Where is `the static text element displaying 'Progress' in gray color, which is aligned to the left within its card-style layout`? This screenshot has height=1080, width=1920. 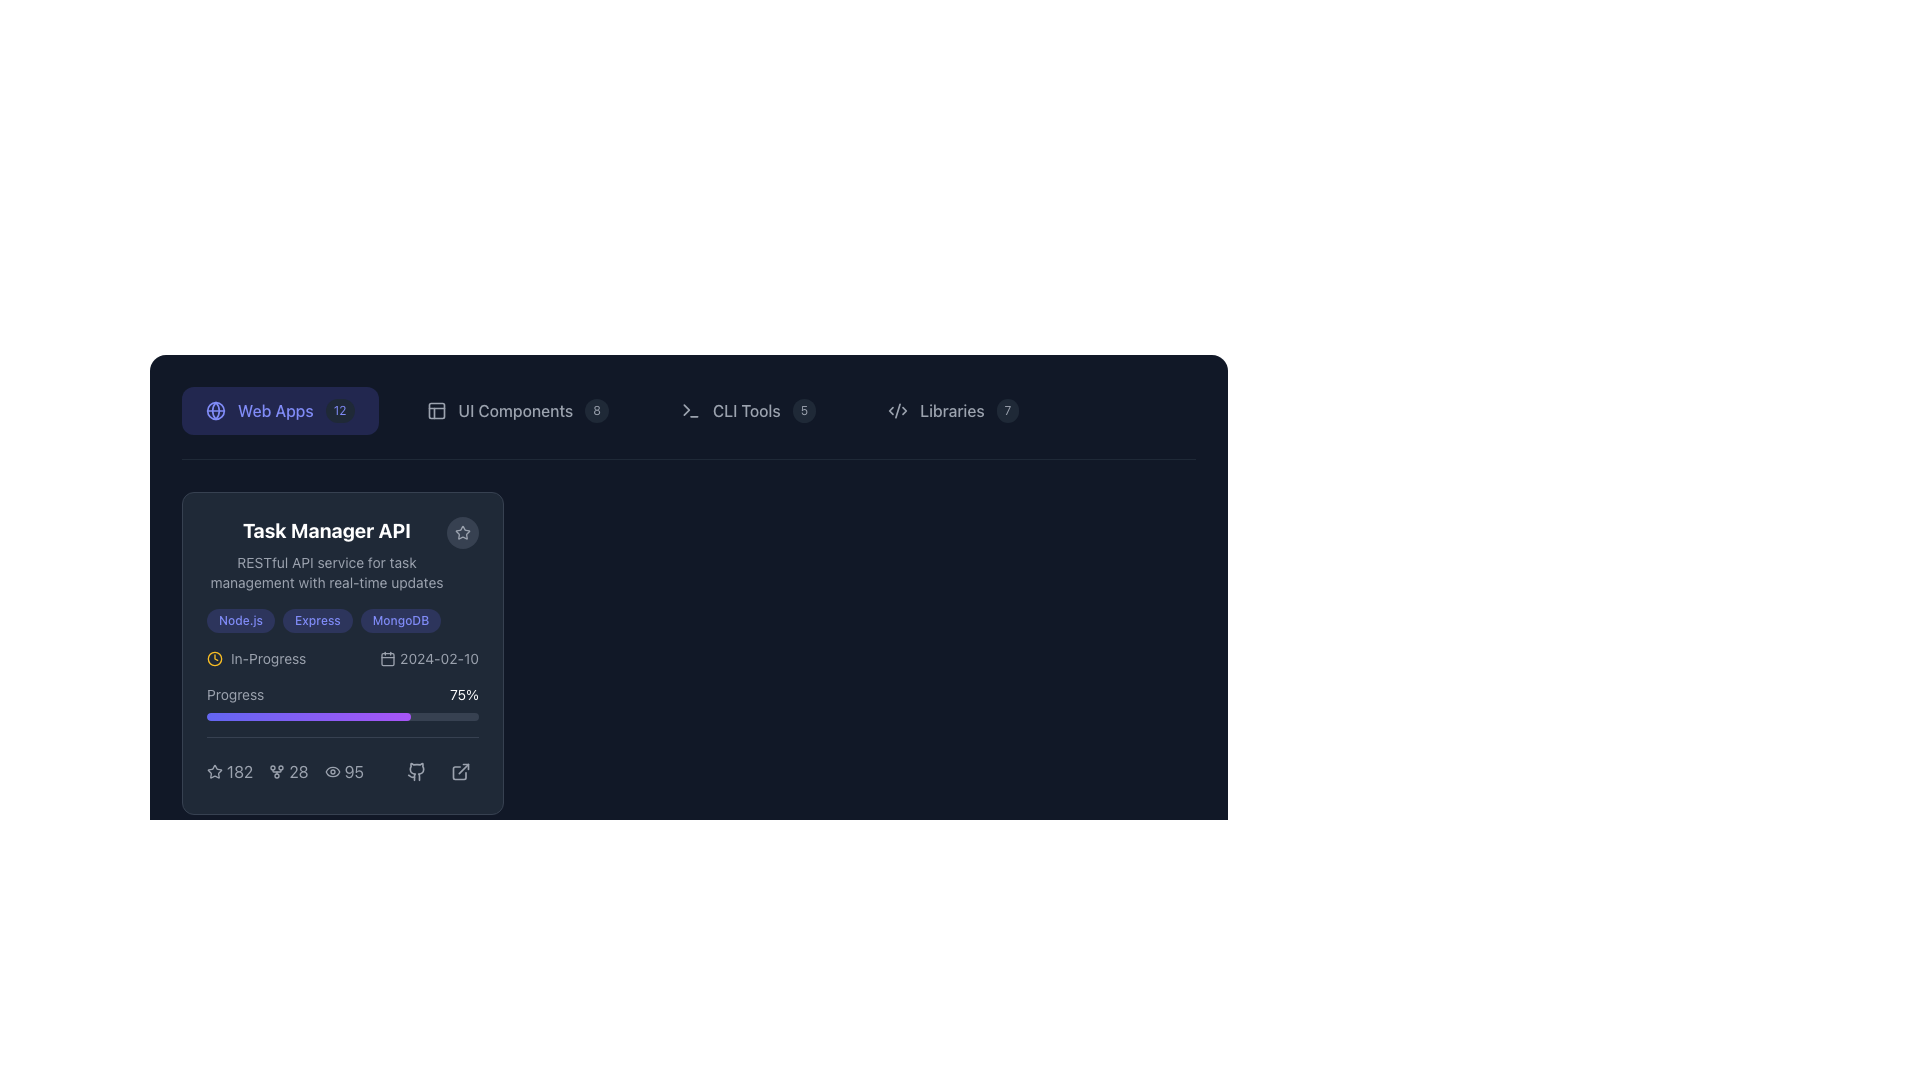
the static text element displaying 'Progress' in gray color, which is aligned to the left within its card-style layout is located at coordinates (235, 693).